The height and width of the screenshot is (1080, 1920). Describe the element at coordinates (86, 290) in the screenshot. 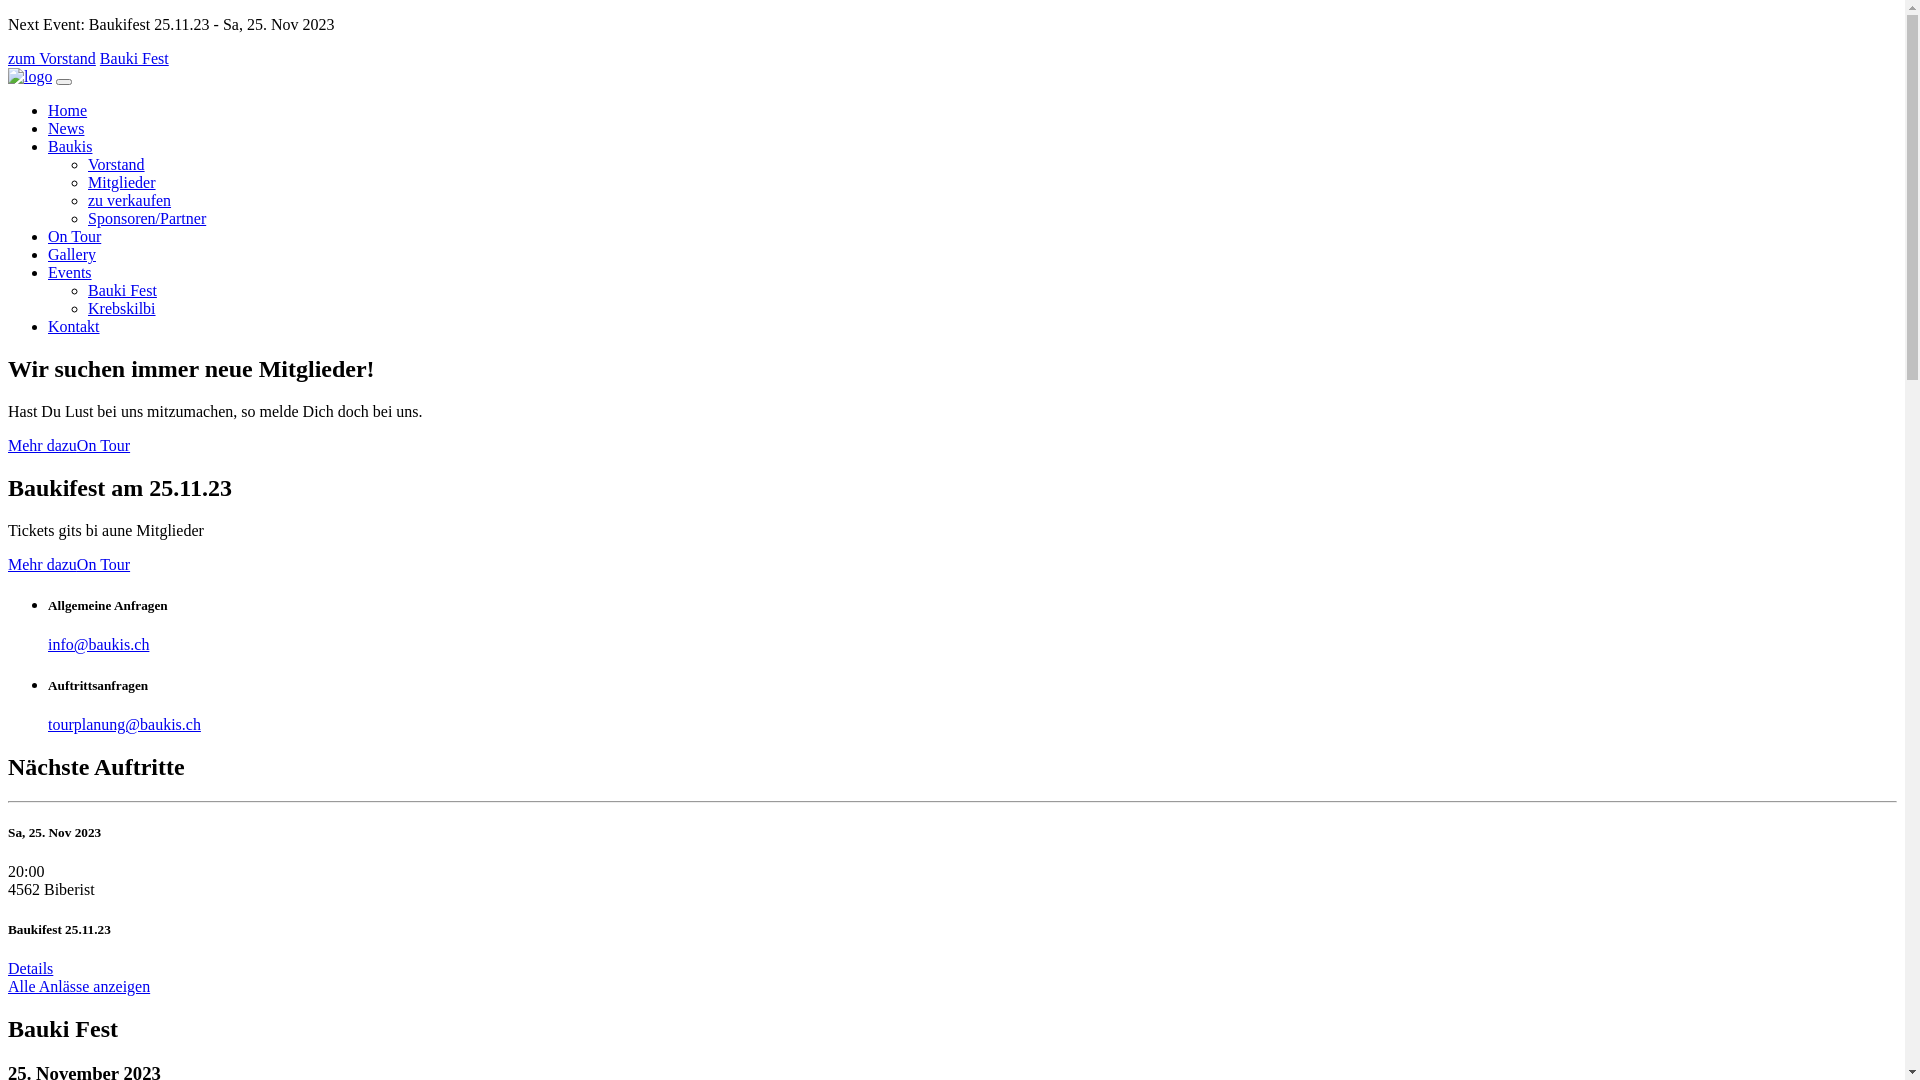

I see `'Bauki Fest'` at that location.